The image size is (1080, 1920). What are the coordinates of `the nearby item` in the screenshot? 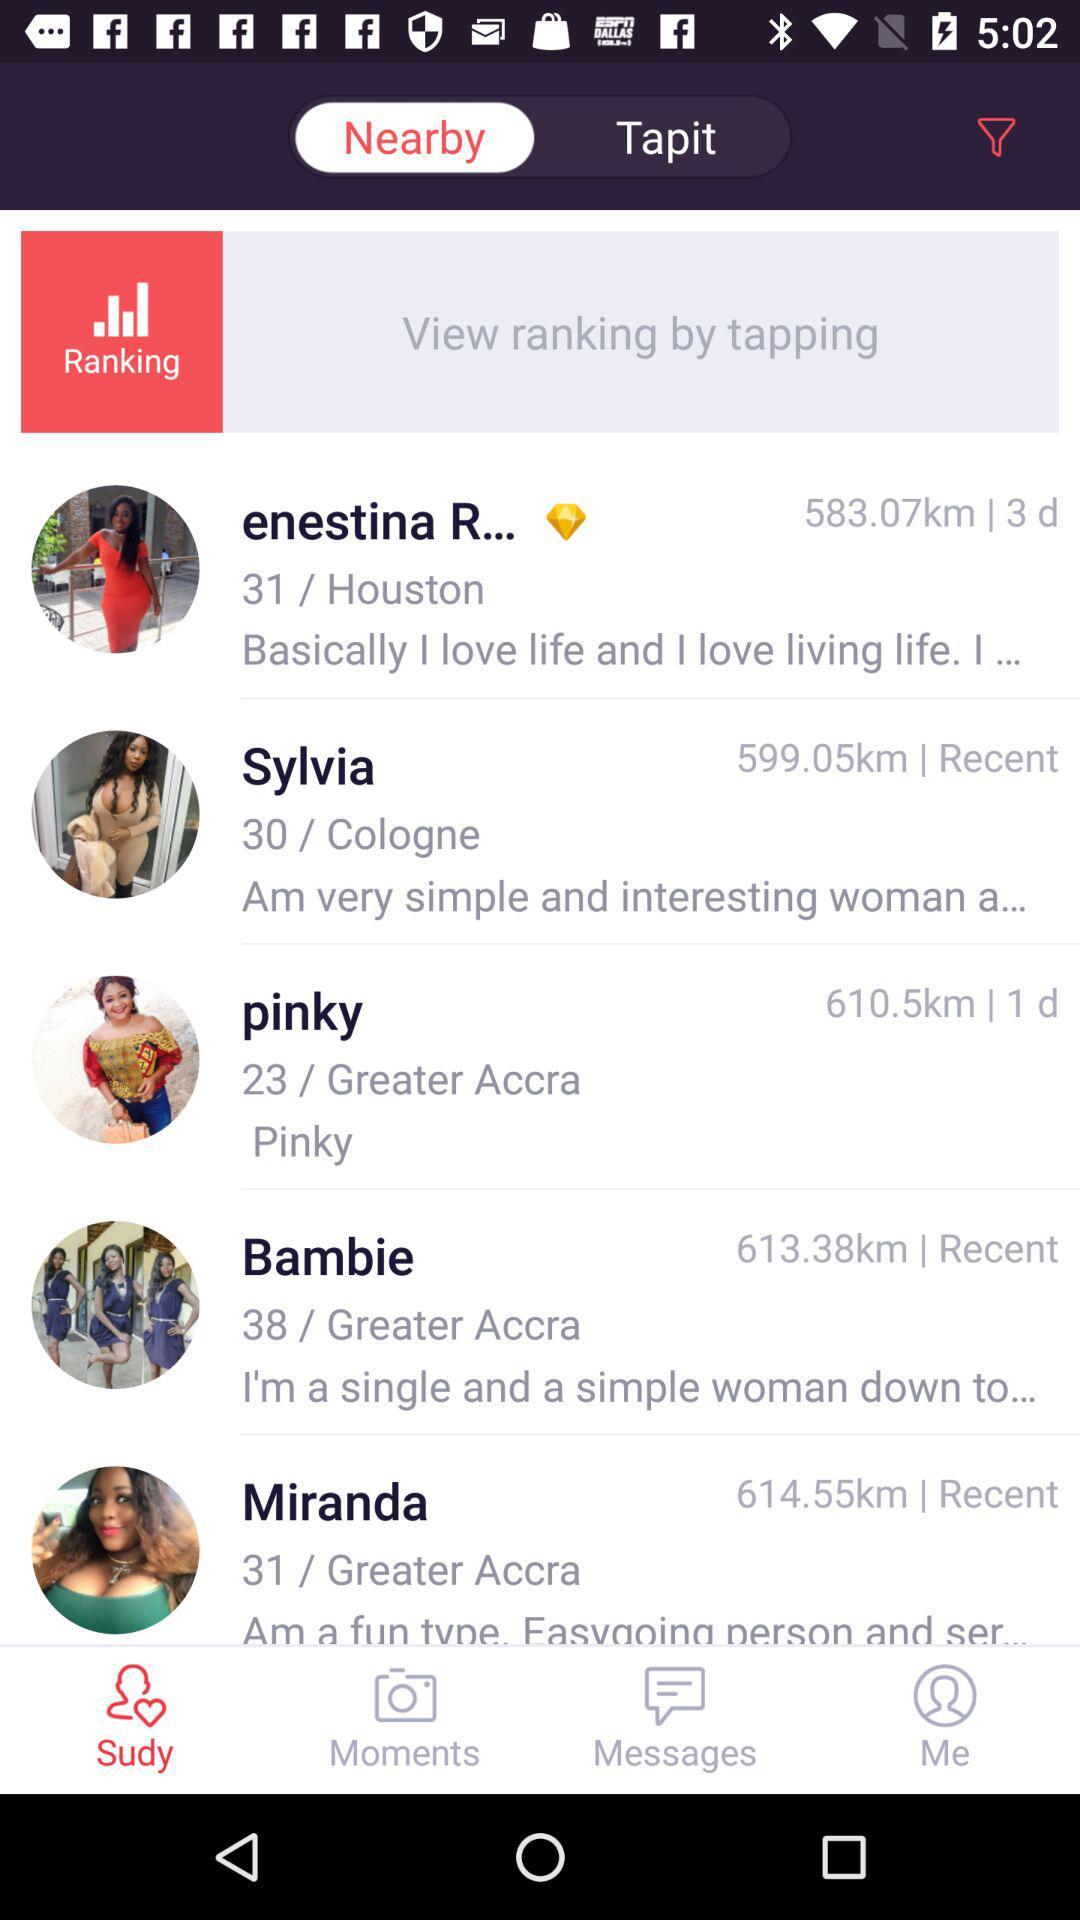 It's located at (412, 135).